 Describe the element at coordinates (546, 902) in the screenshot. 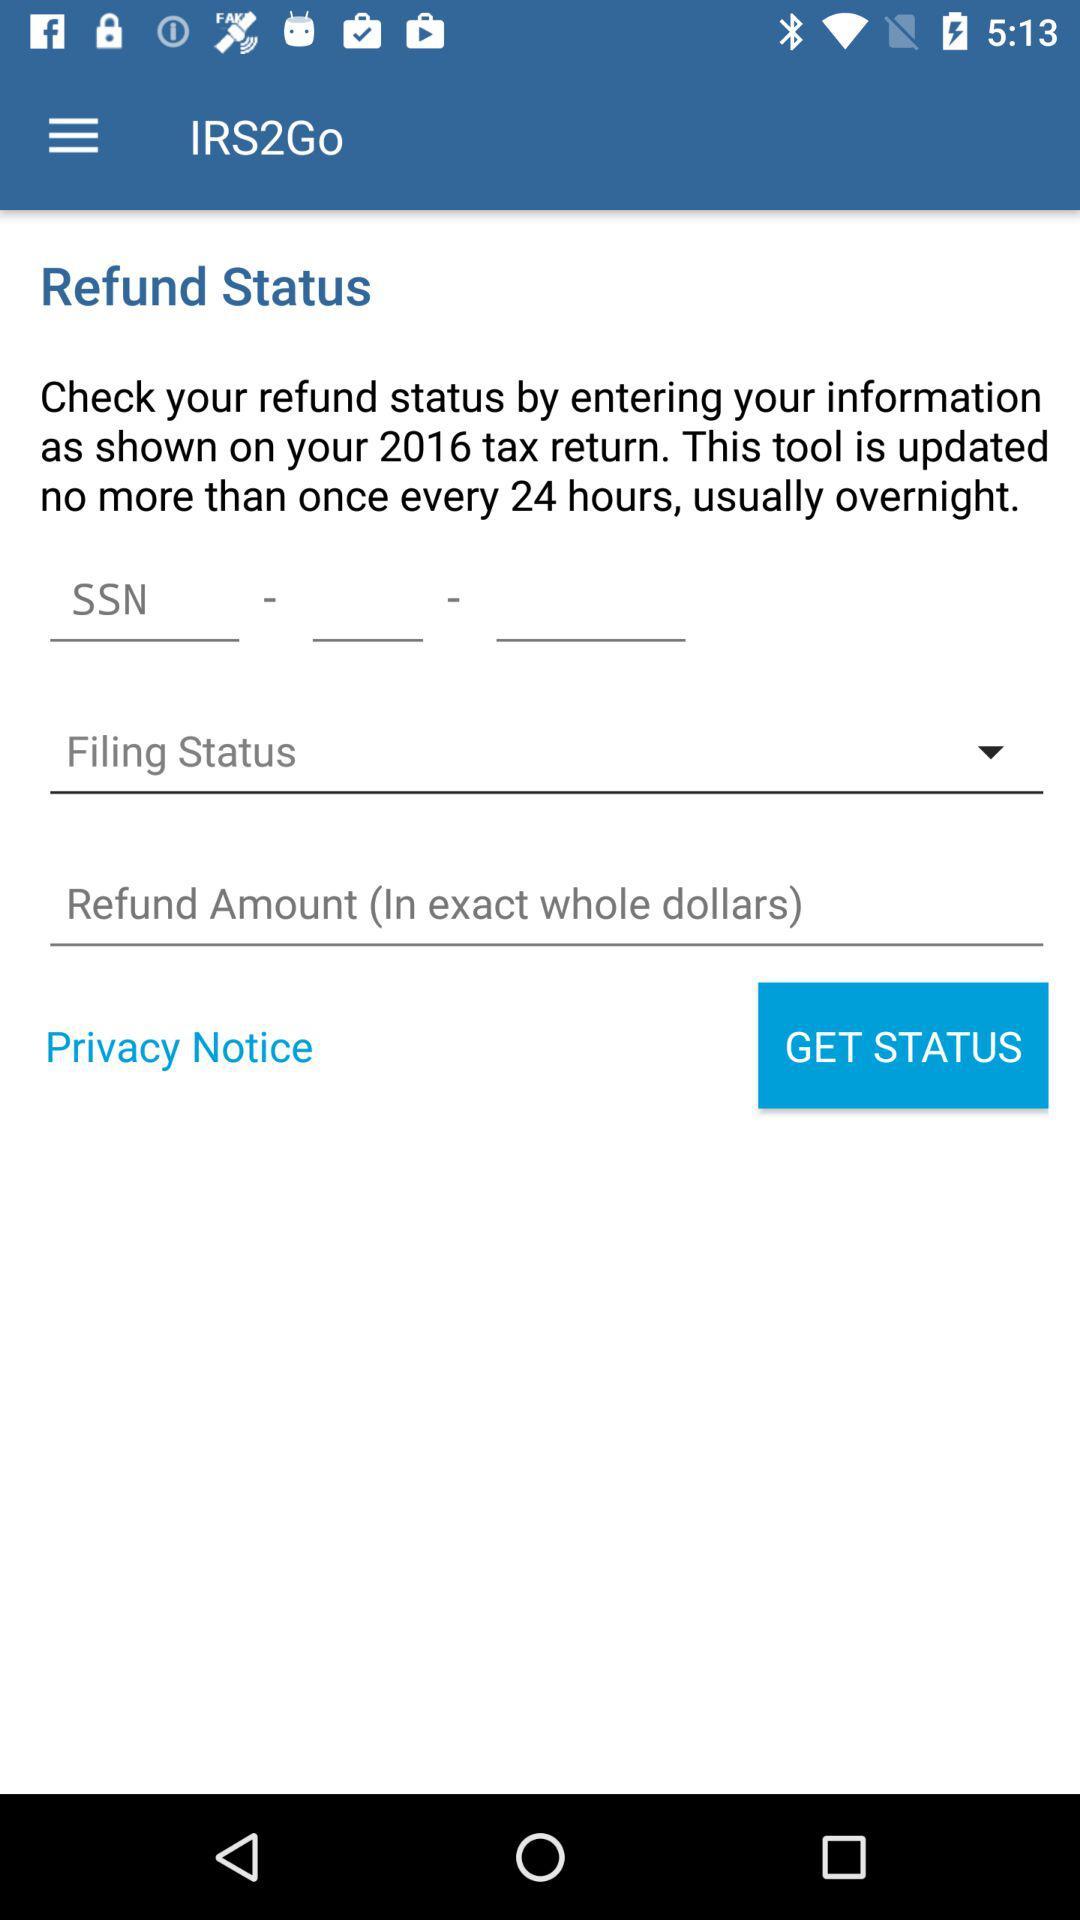

I see `type refund amount` at that location.